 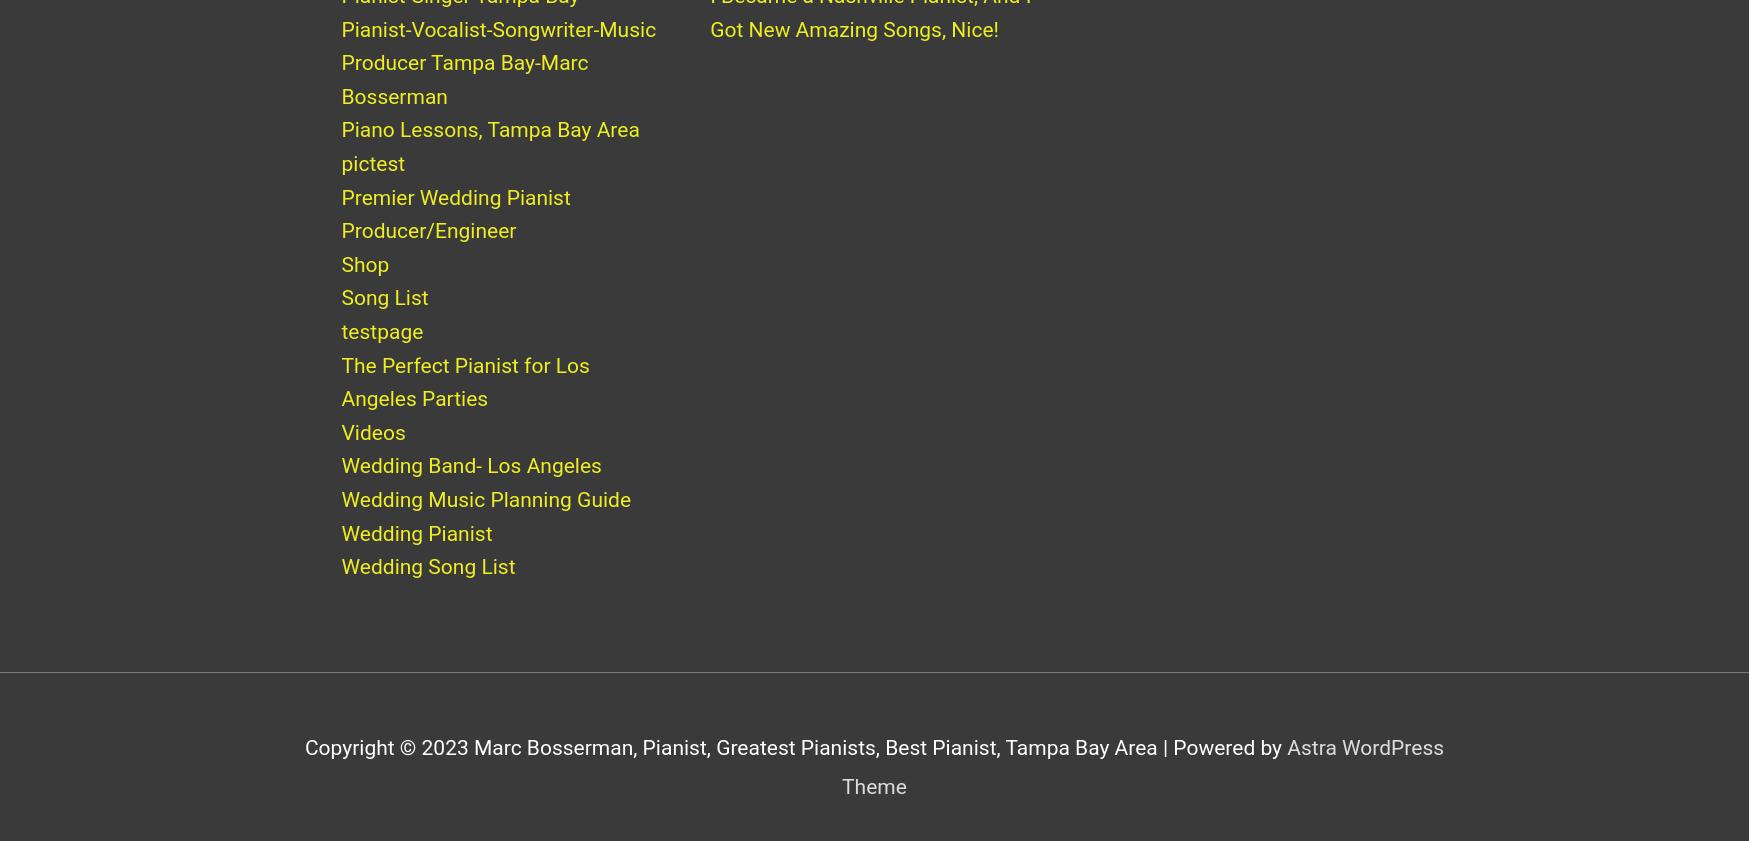 What do you see at coordinates (341, 486) in the screenshot?
I see `'Wedding Band- Los Angeles'` at bounding box center [341, 486].